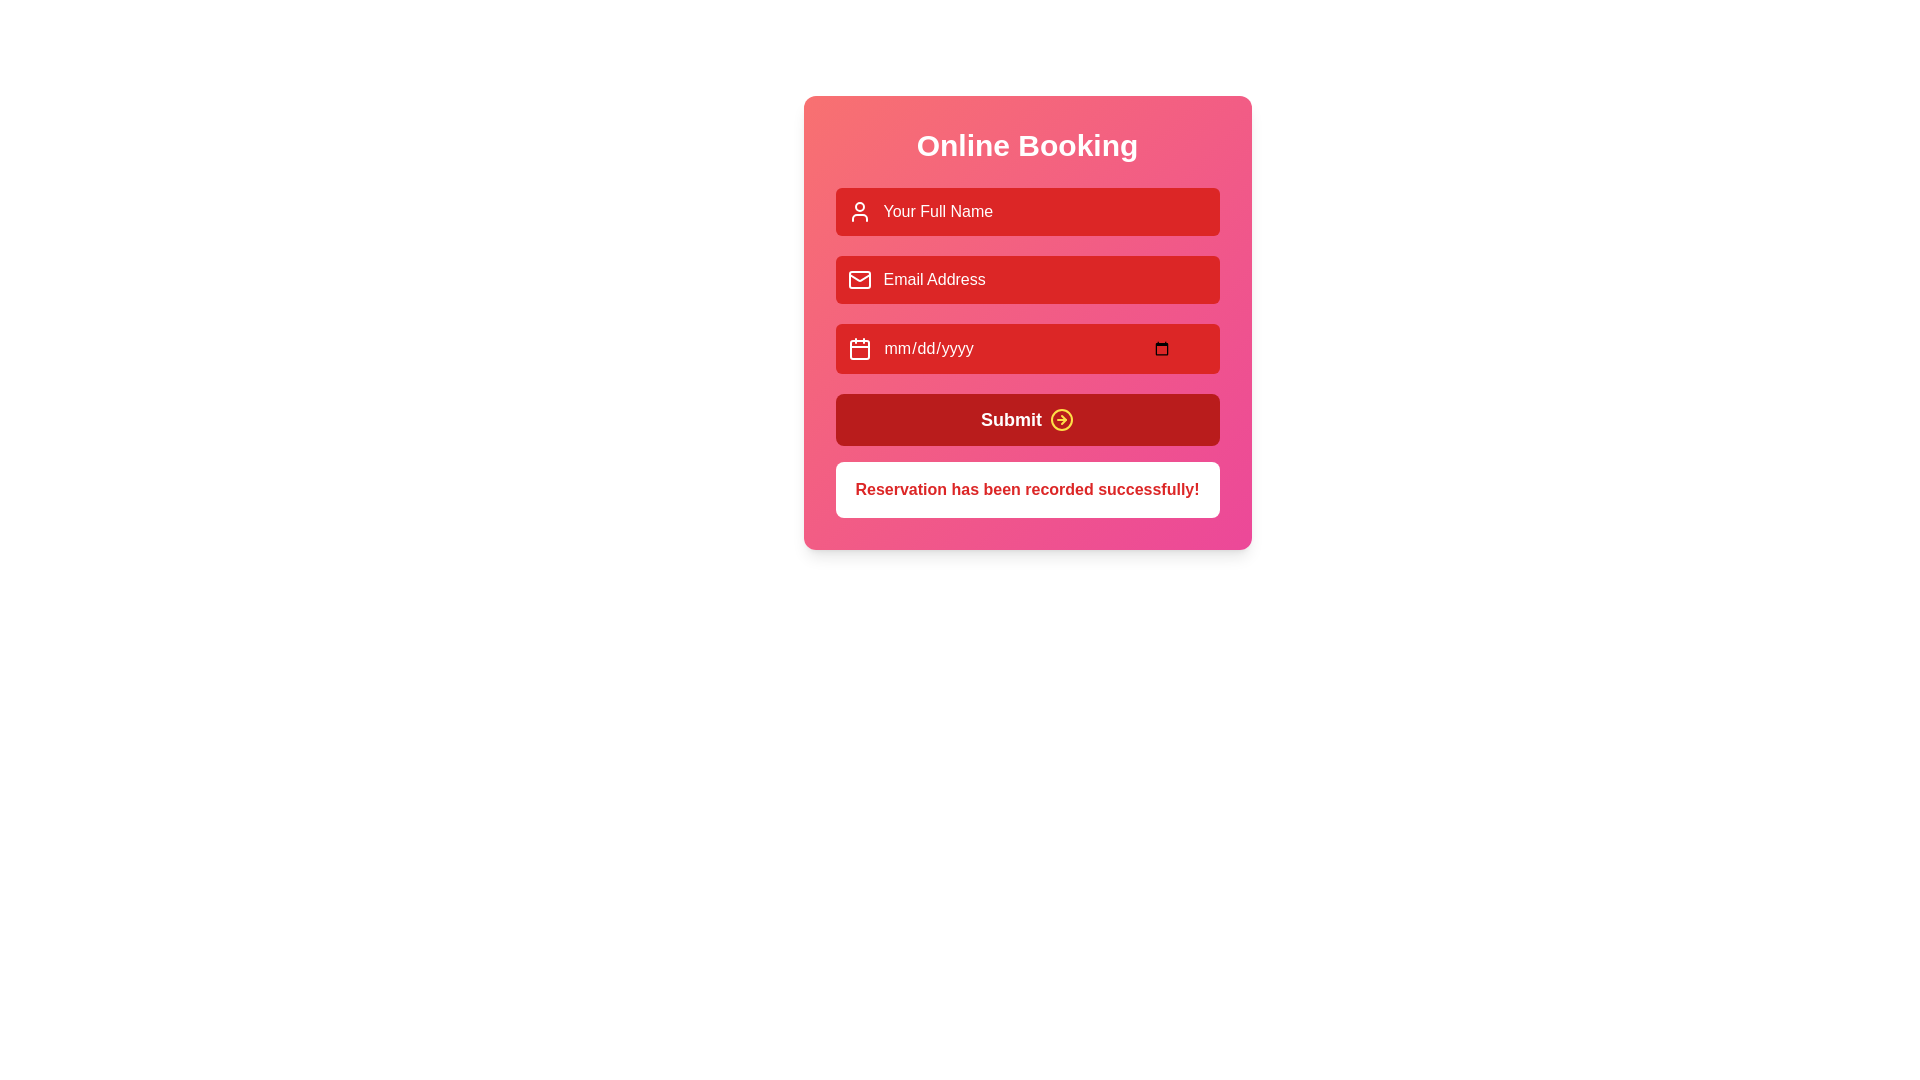 The height and width of the screenshot is (1080, 1920). Describe the element at coordinates (859, 347) in the screenshot. I see `the date selection icon located to the left of the 'mm/dd/yyyy' date input field in the third row of input fields` at that location.